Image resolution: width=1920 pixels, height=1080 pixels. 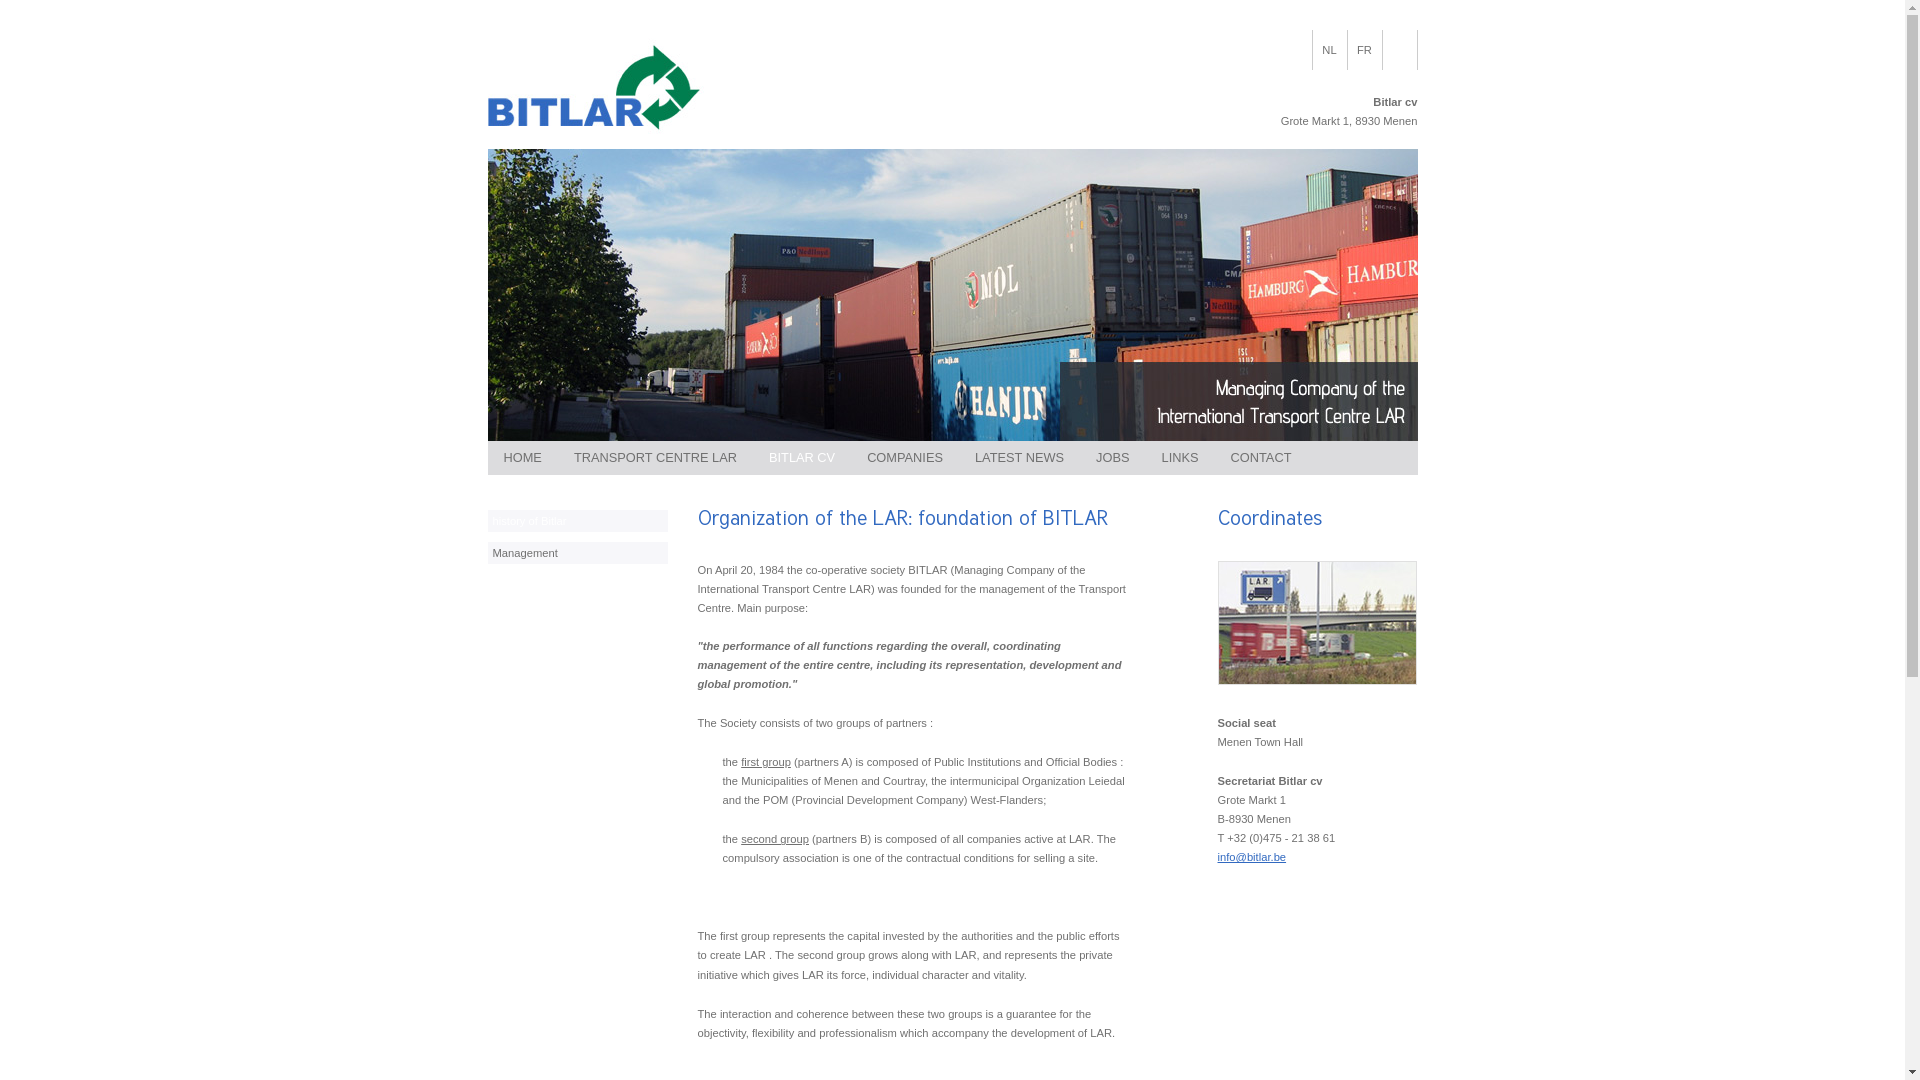 What do you see at coordinates (1363, 49) in the screenshot?
I see `'FR'` at bounding box center [1363, 49].